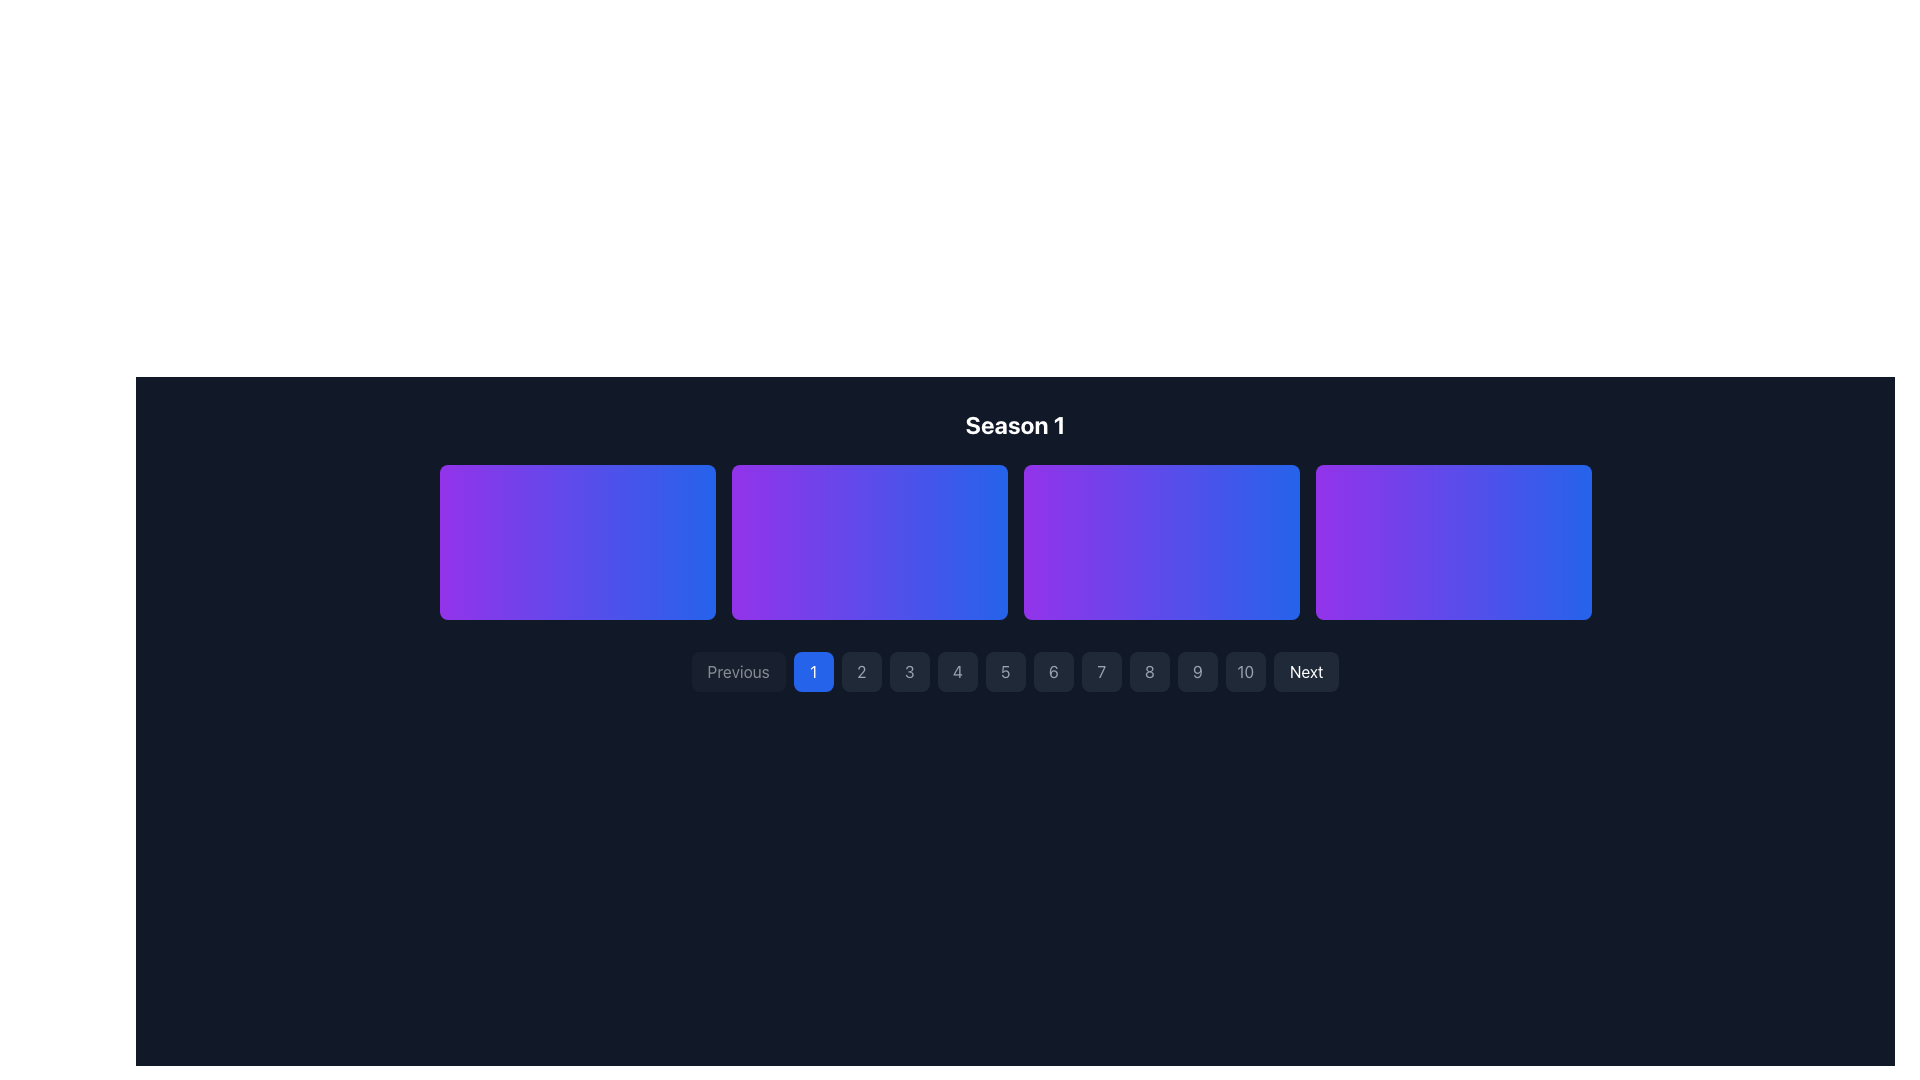 The image size is (1920, 1080). What do you see at coordinates (1100, 672) in the screenshot?
I see `the pagination button representing page number 7` at bounding box center [1100, 672].